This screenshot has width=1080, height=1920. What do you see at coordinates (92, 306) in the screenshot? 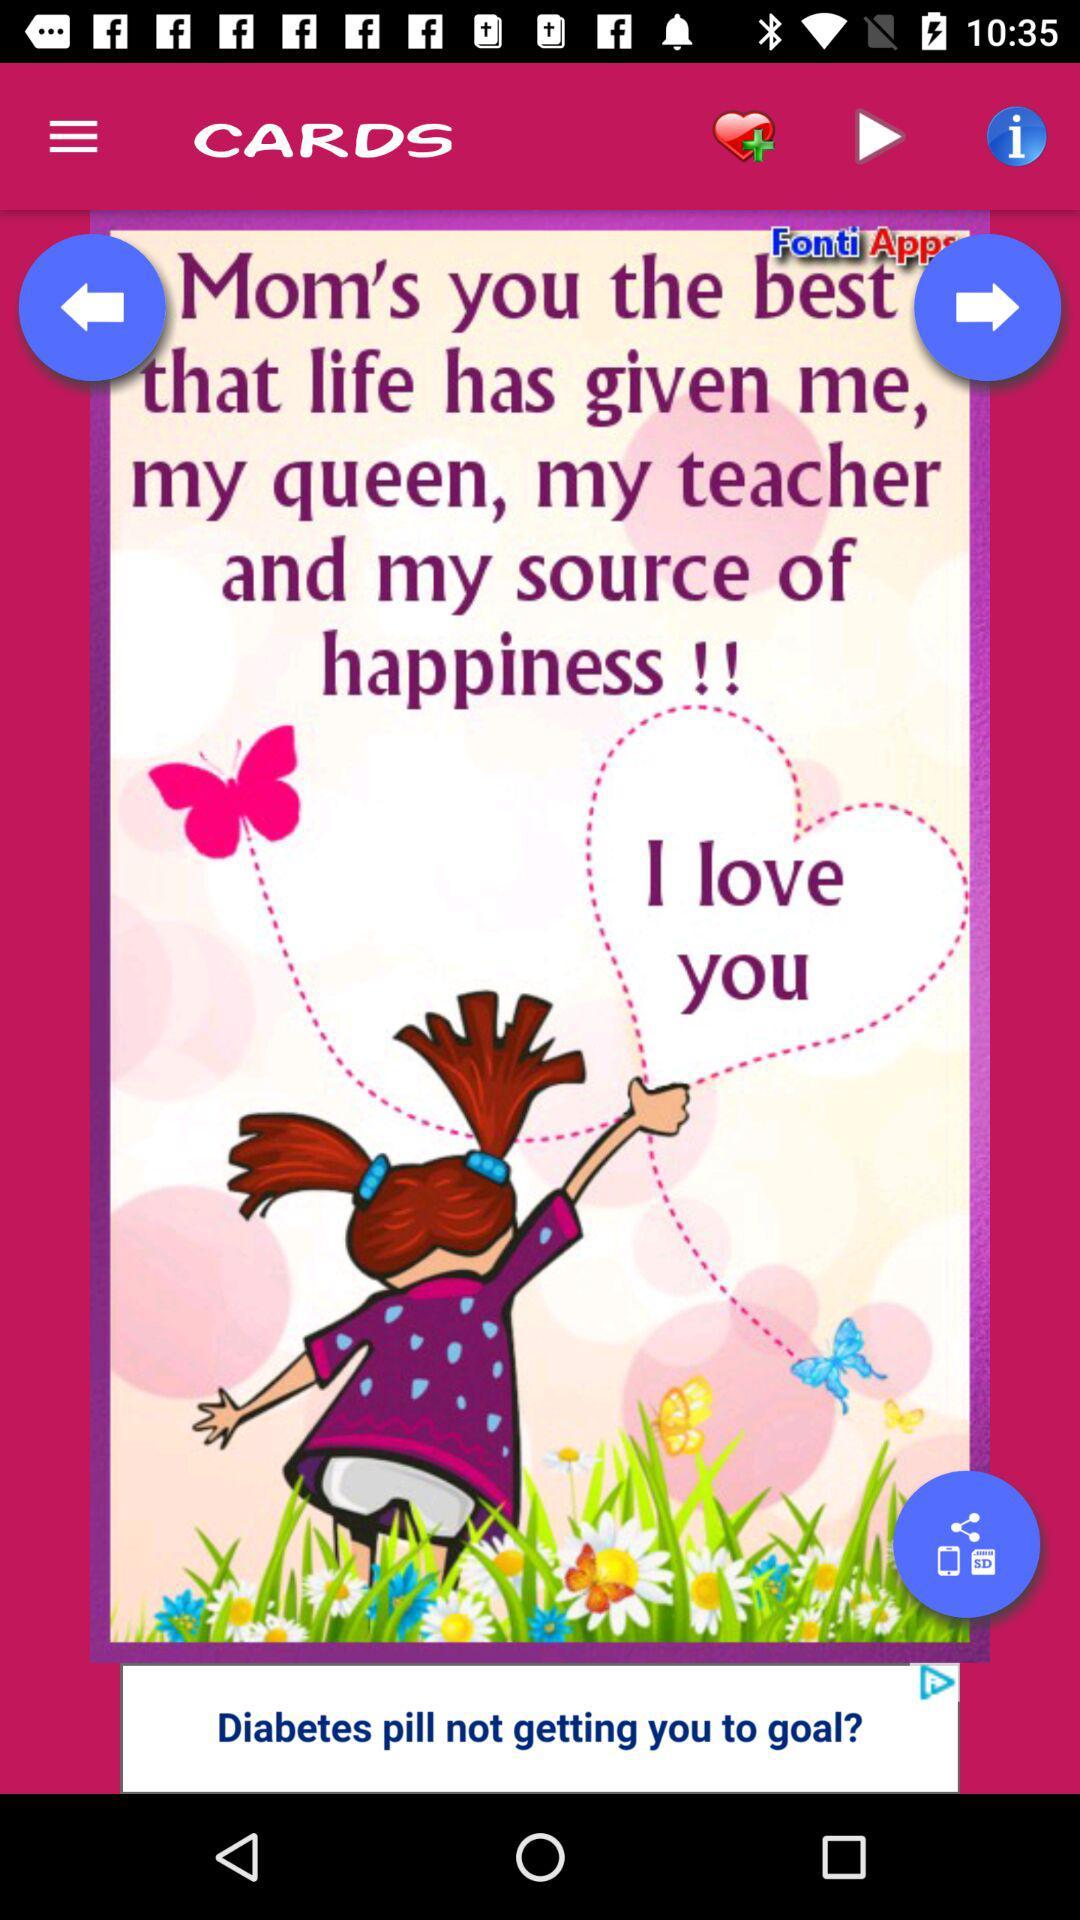
I see `previous` at bounding box center [92, 306].